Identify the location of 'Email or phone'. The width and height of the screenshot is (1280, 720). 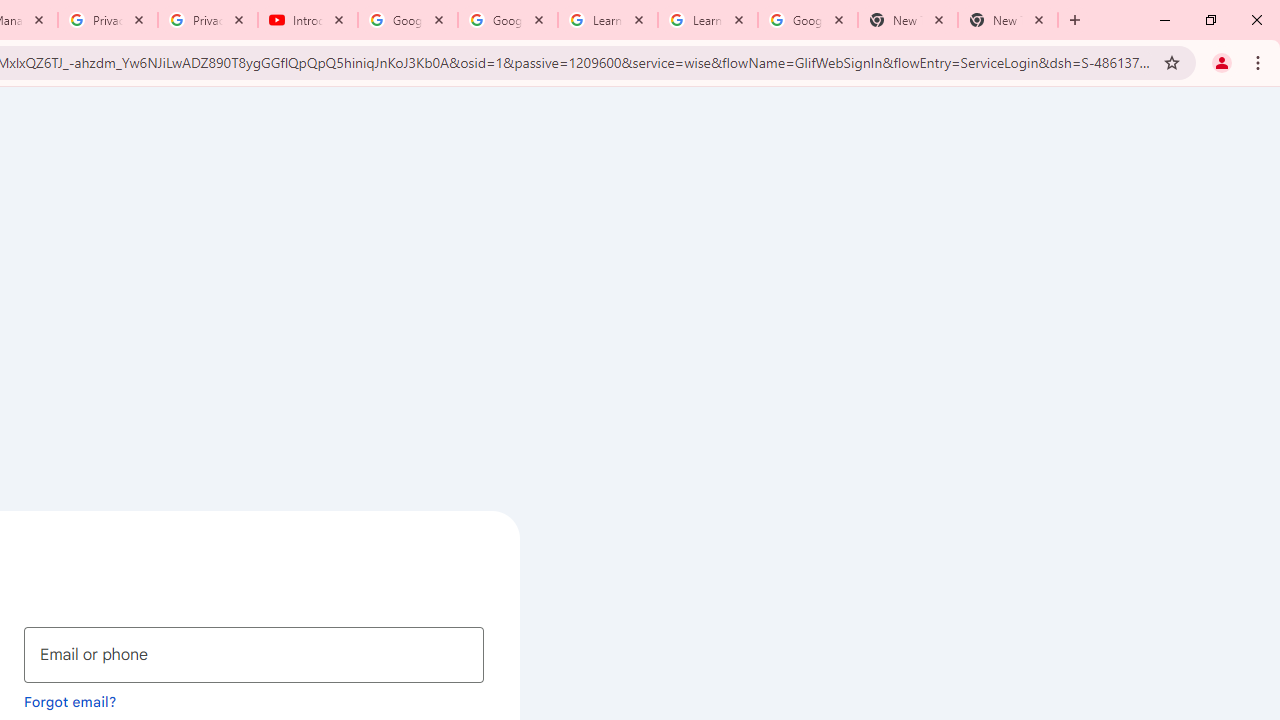
(253, 654).